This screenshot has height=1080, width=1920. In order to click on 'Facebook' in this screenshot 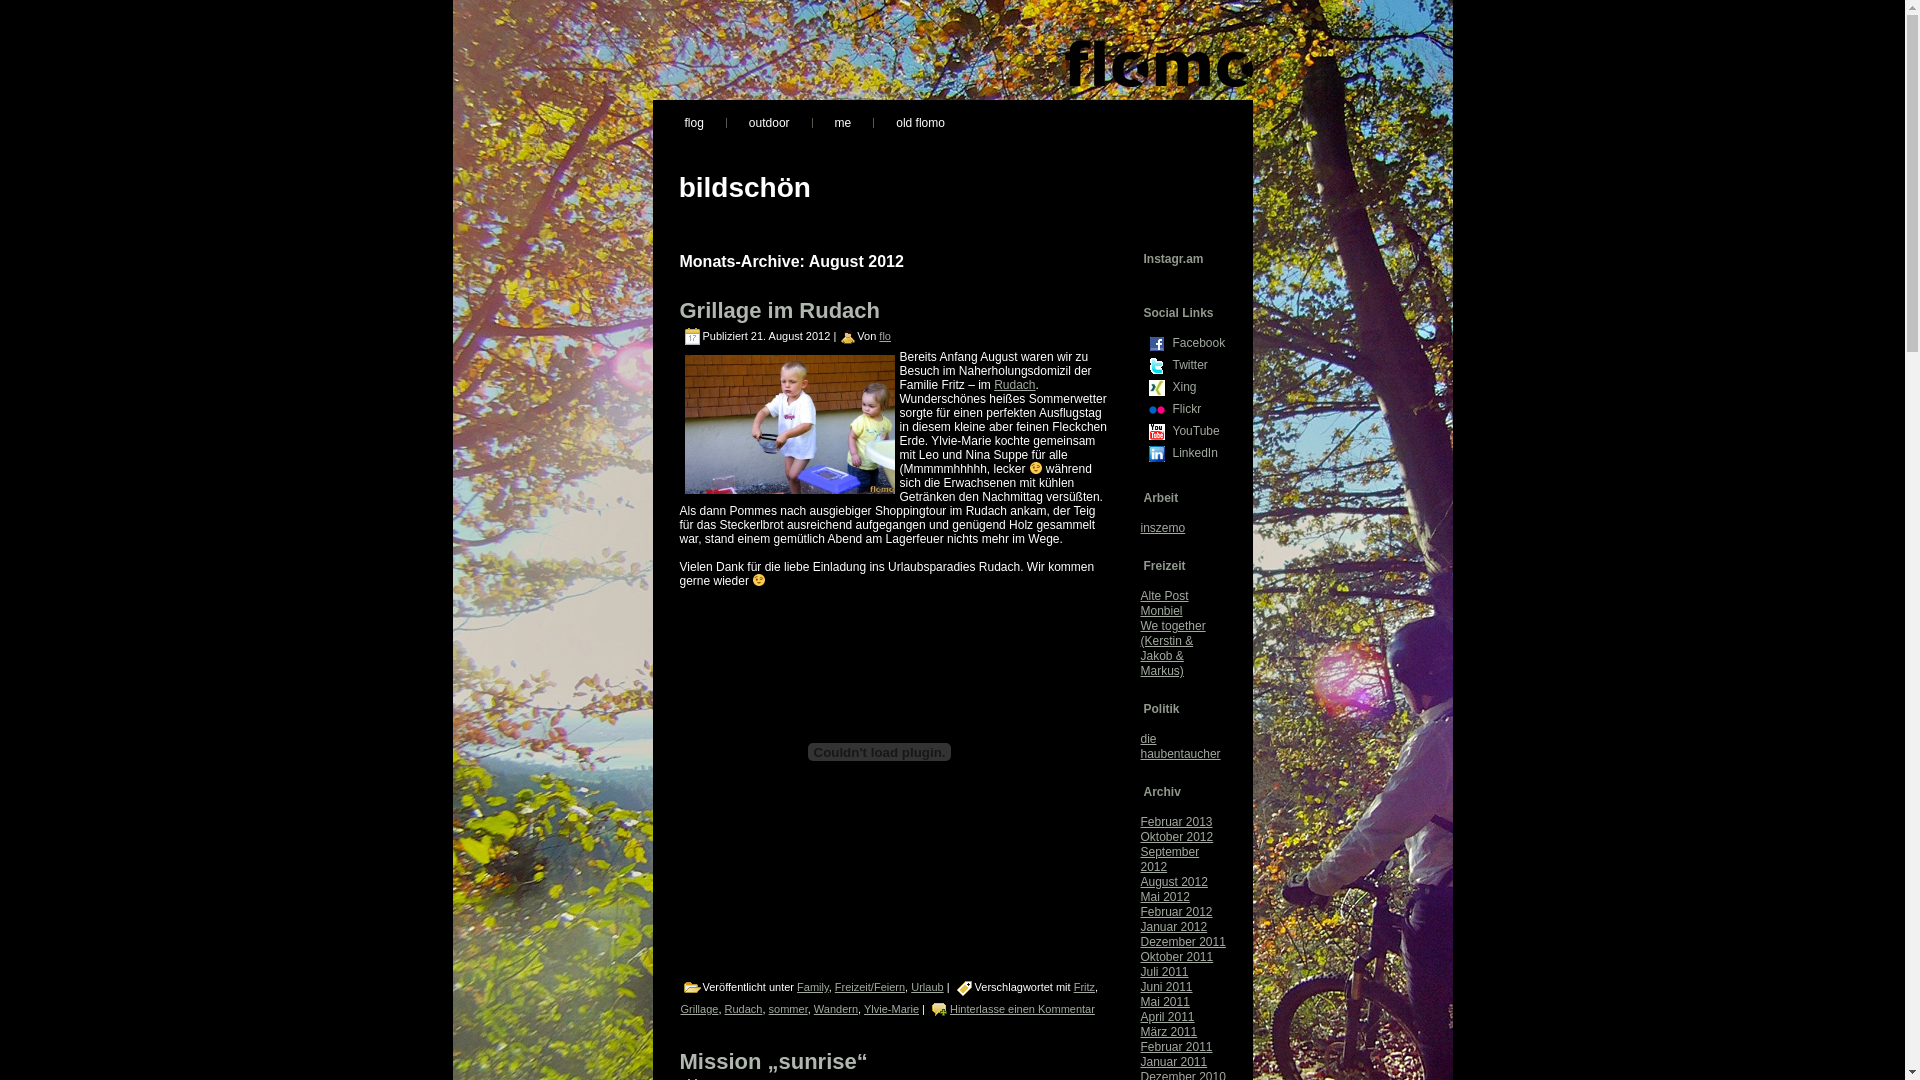, I will do `click(1147, 342)`.